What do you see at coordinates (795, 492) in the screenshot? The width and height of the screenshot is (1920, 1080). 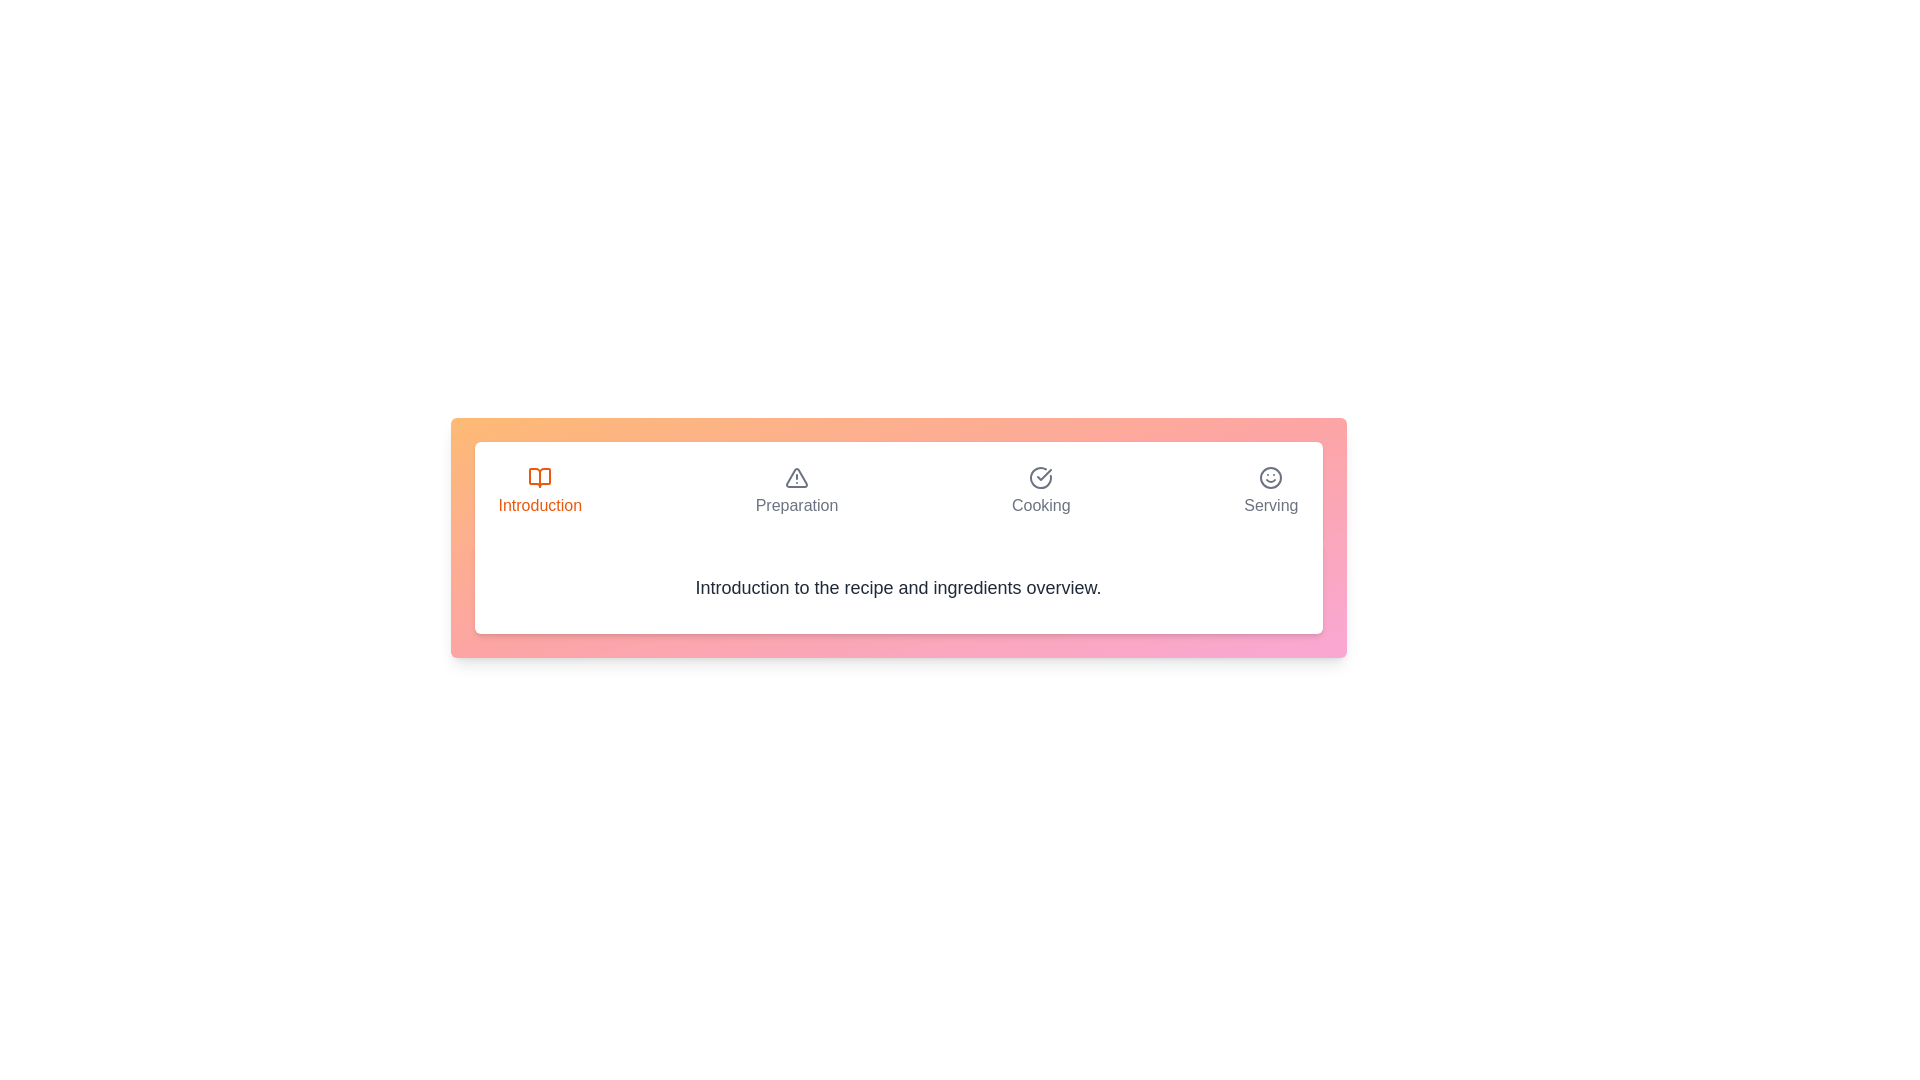 I see `the tab labeled Preparation` at bounding box center [795, 492].